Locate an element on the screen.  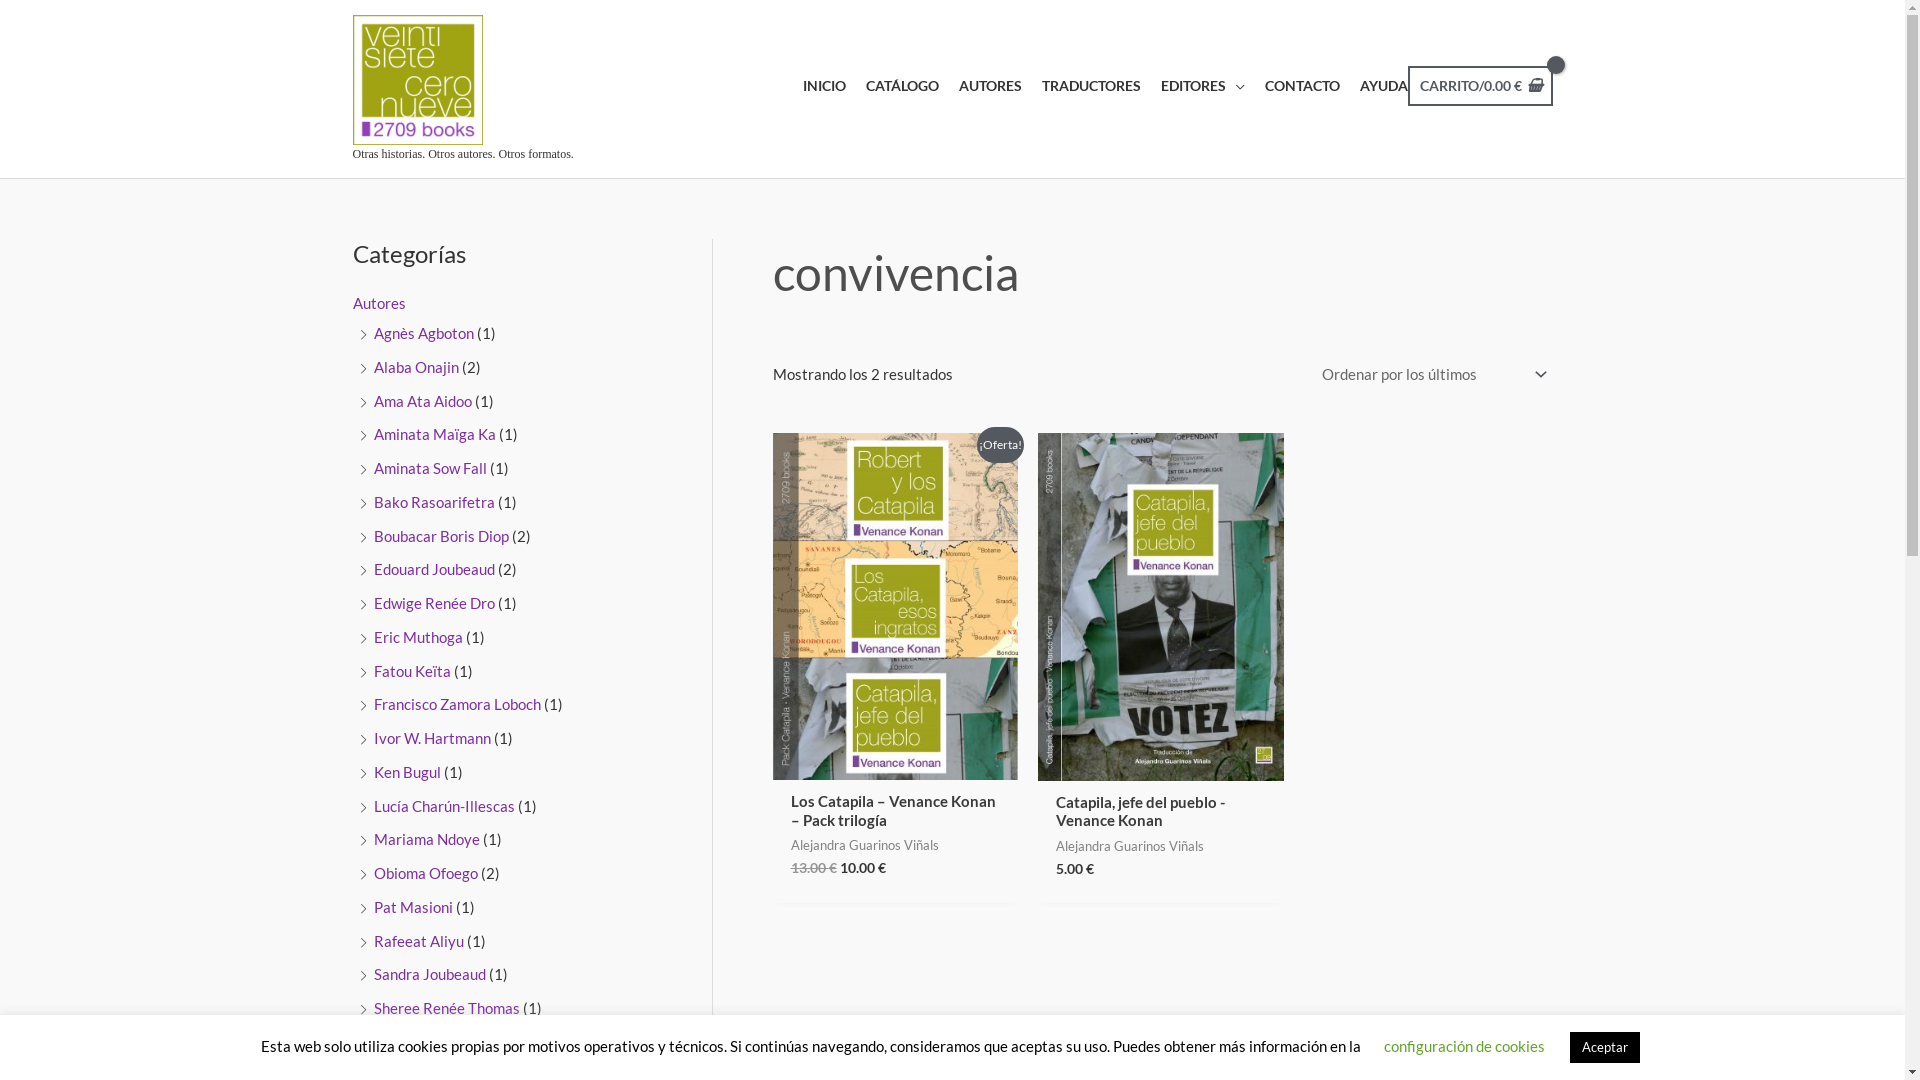
'Aminata Sow Fall' is located at coordinates (374, 467).